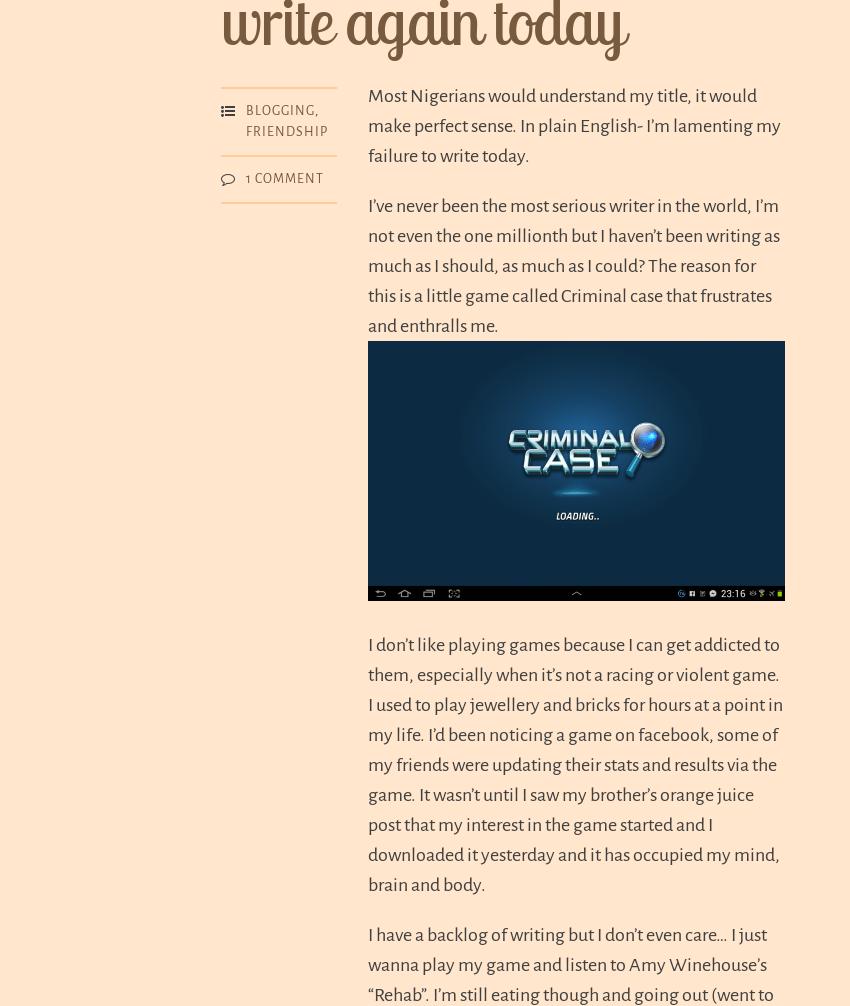 Image resolution: width=850 pixels, height=1006 pixels. What do you see at coordinates (574, 125) in the screenshot?
I see `'Most Nigerians would understand my title, it would make perfect sense. In plain English- I’m lamenting my failure to write today.'` at bounding box center [574, 125].